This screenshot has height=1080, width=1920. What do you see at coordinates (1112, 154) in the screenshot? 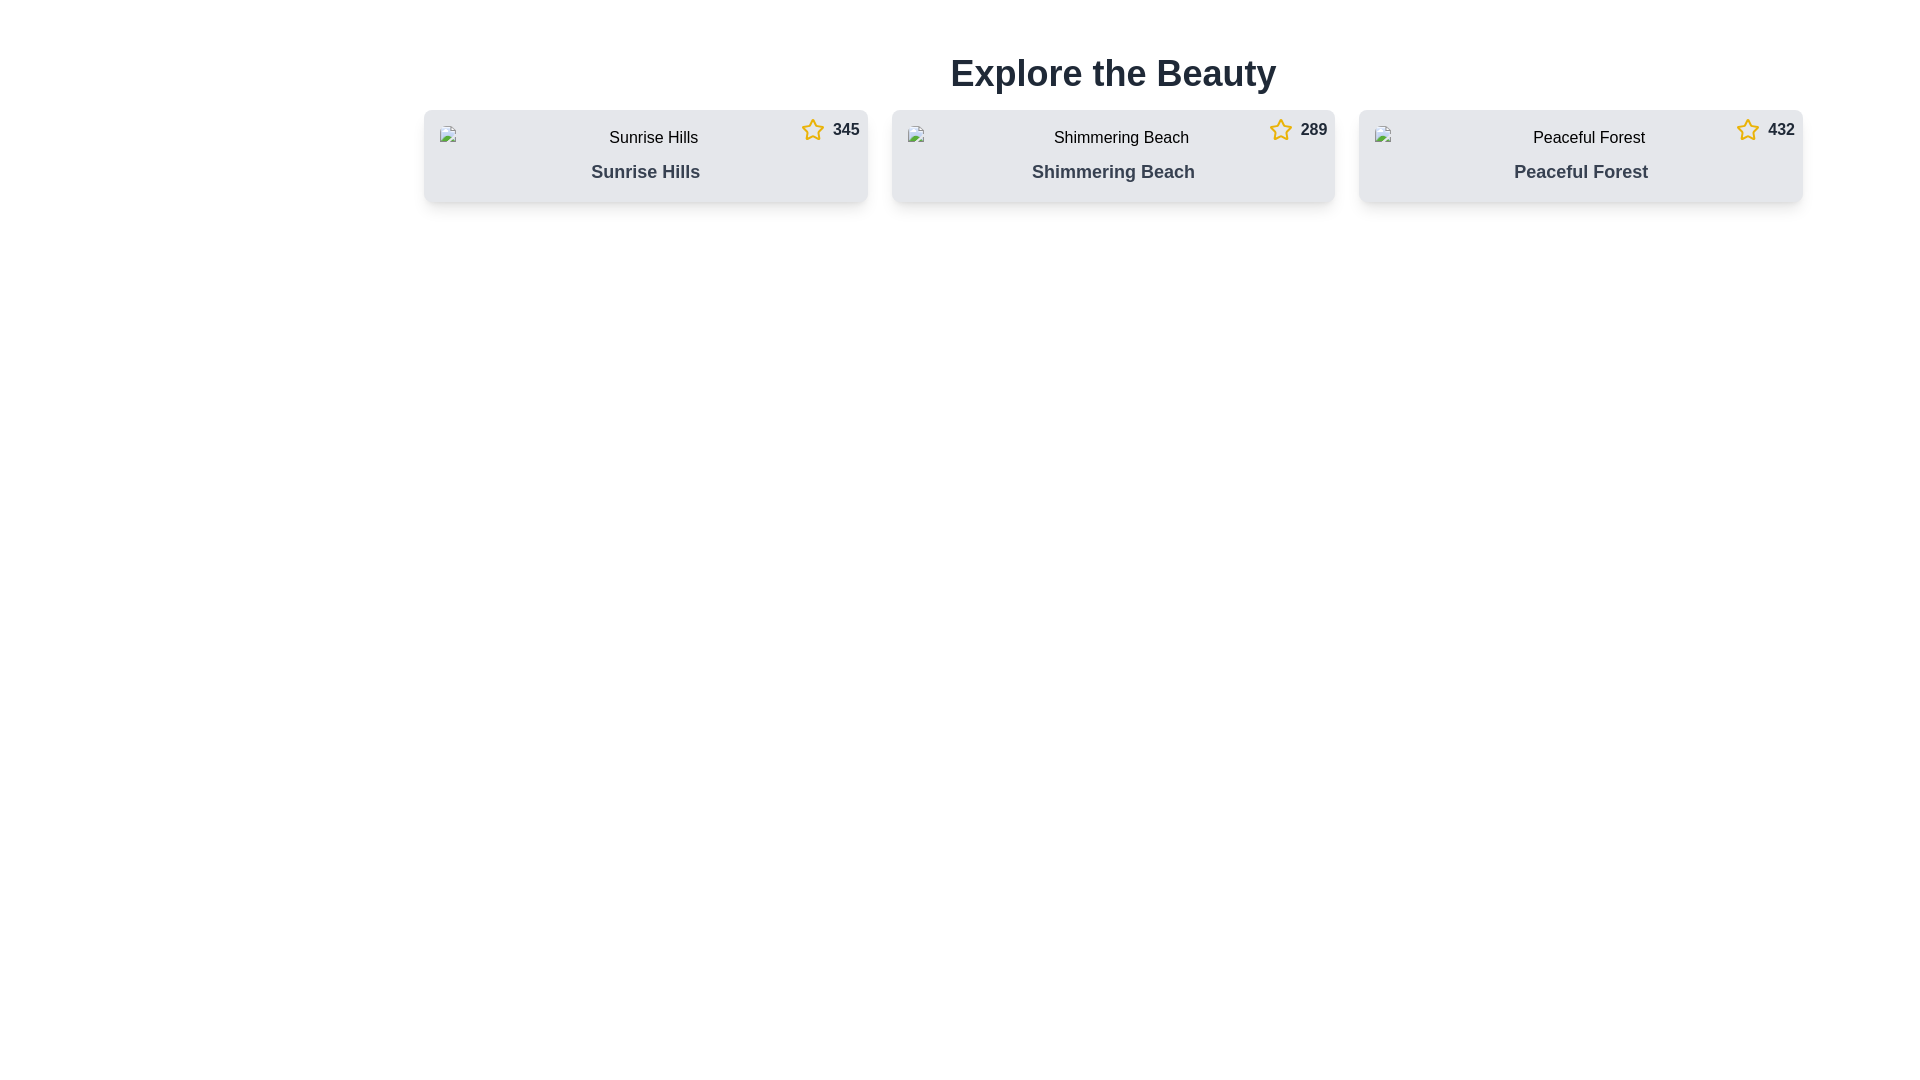
I see `the 'Shimmering Beach' card element, which features a rounded gray background, an image placeholder, and a yellow star icon with the number '289' in the top right corner` at bounding box center [1112, 154].